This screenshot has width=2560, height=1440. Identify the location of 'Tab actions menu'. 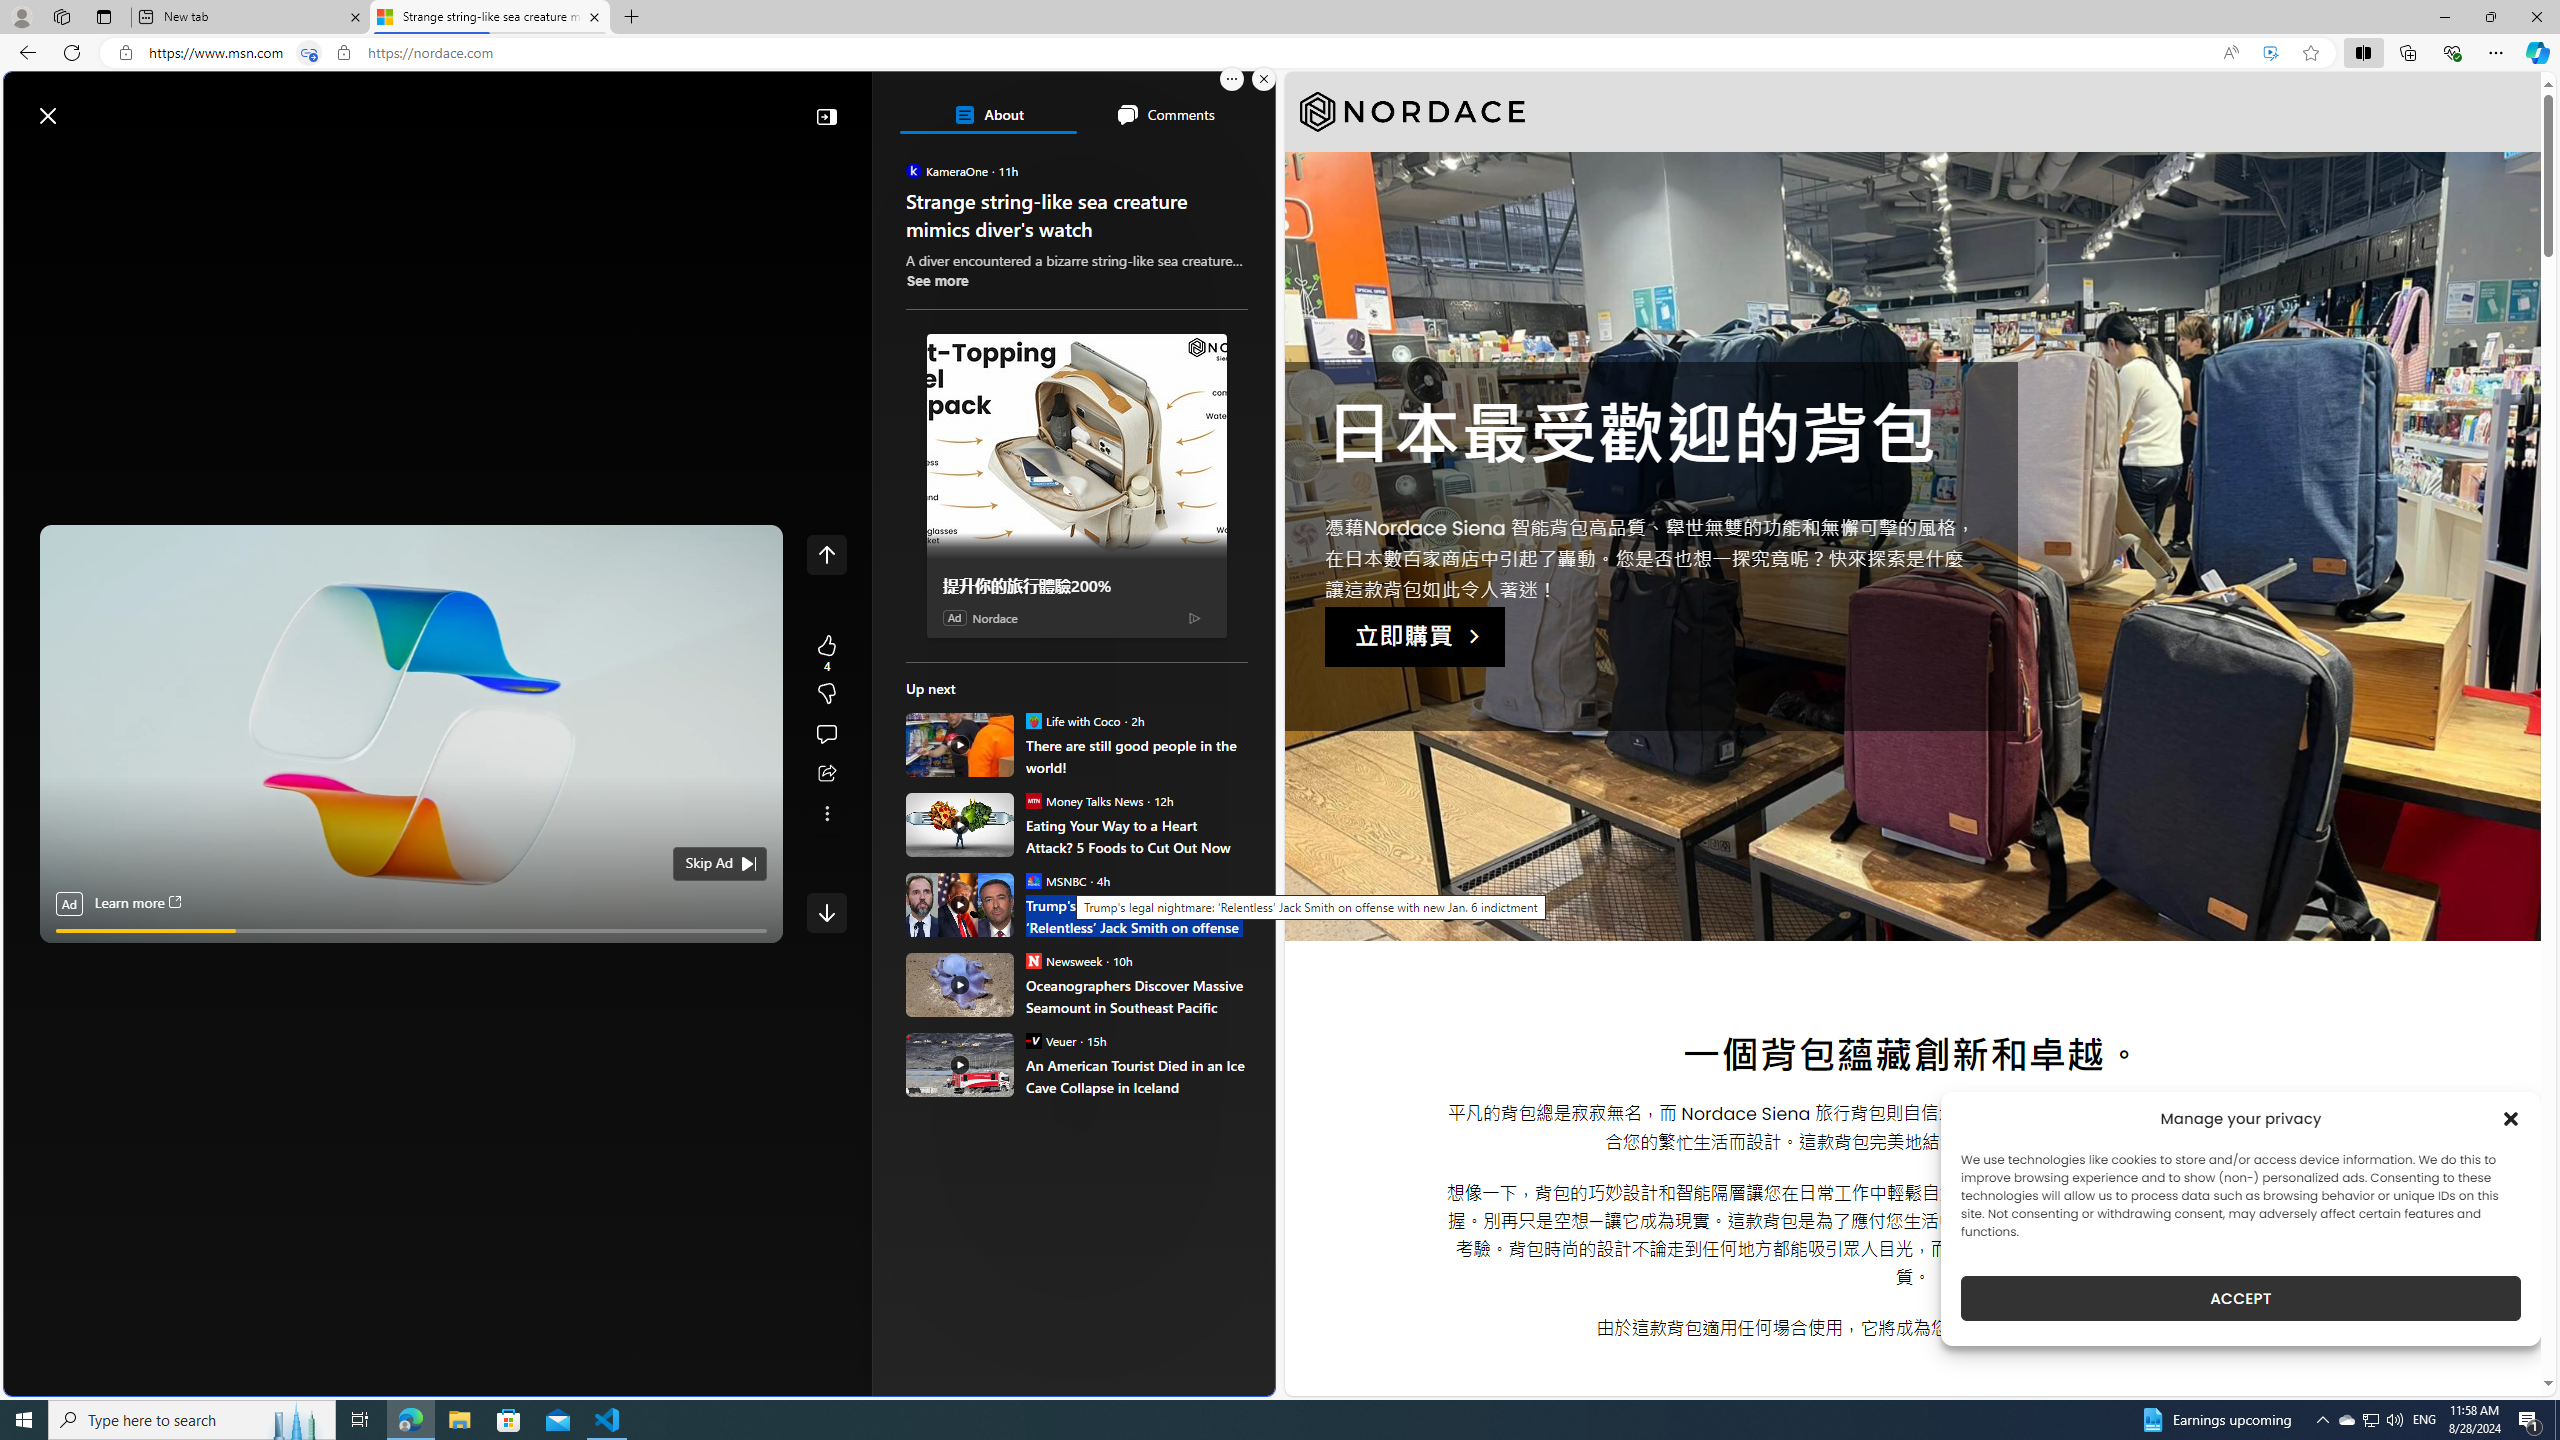
(102, 16).